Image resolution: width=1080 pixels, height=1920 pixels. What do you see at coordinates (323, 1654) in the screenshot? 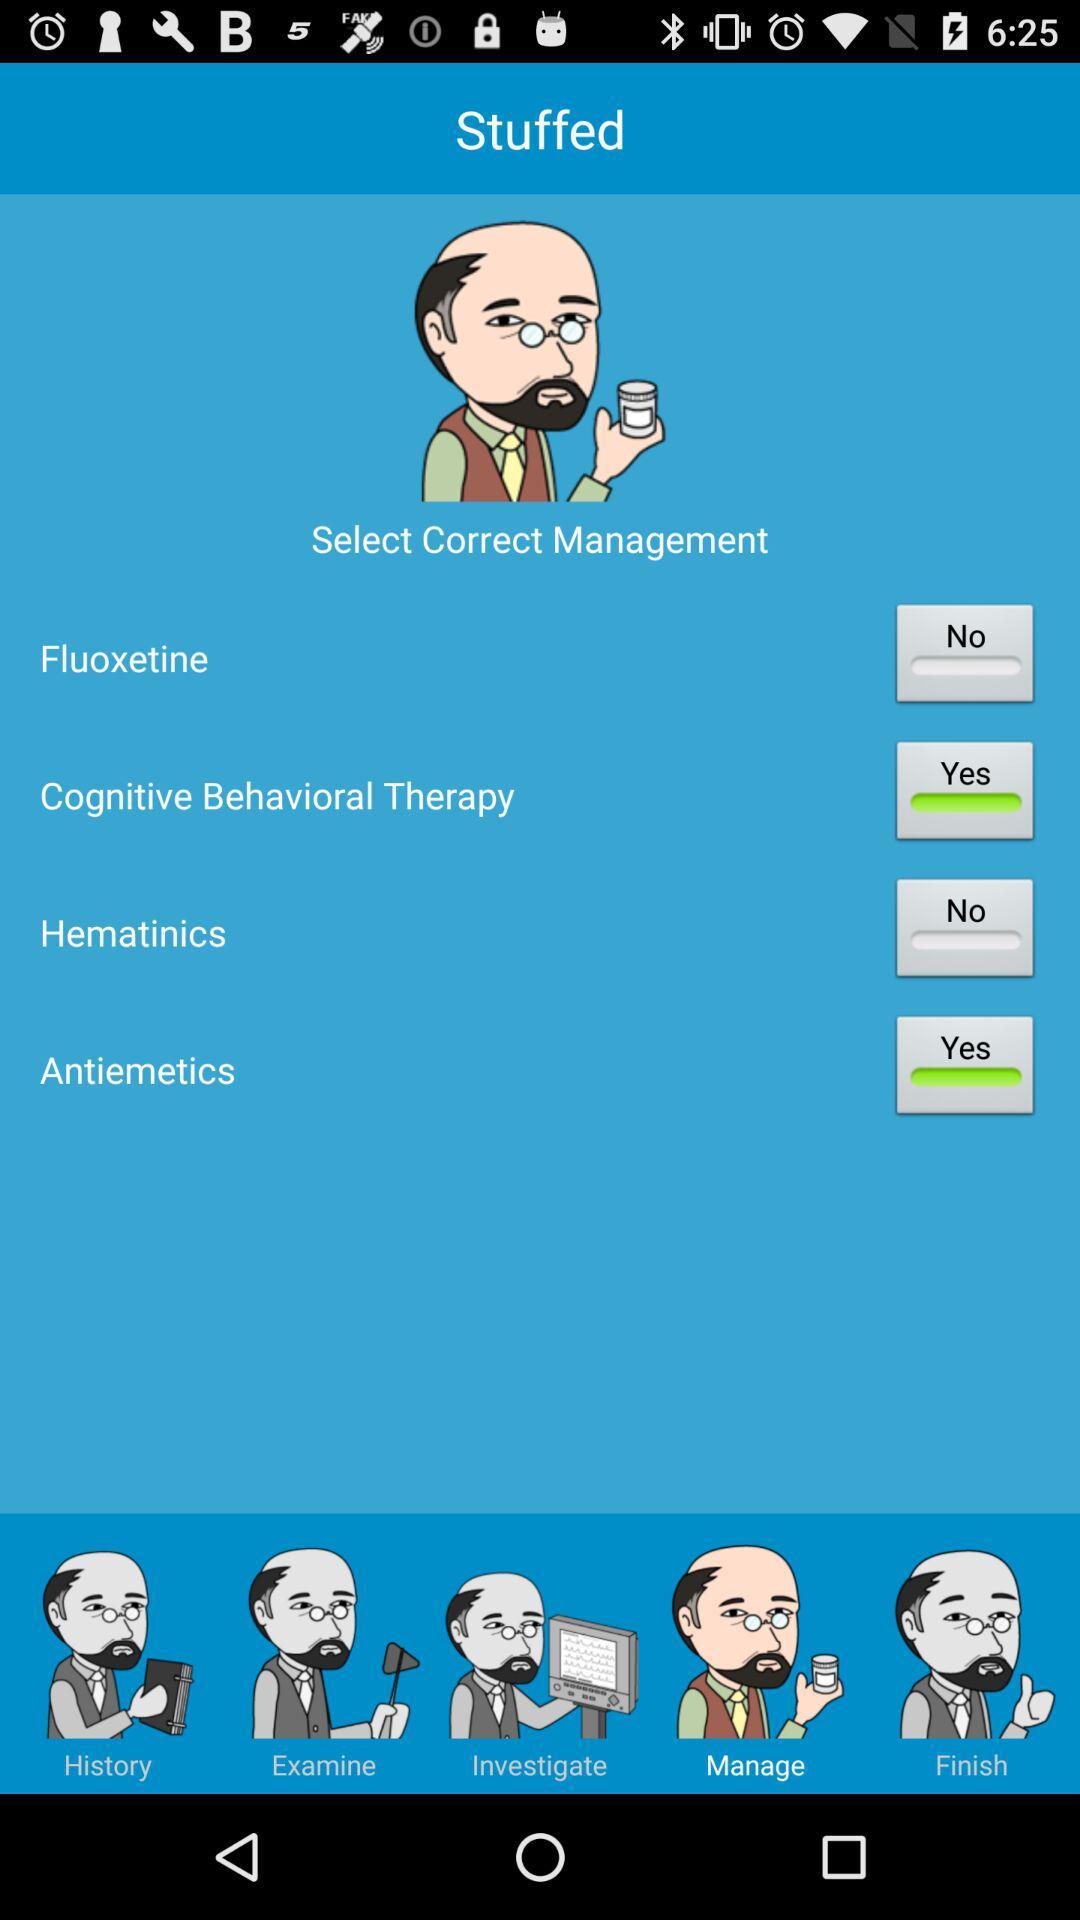
I see `the button right to history at bottom` at bounding box center [323, 1654].